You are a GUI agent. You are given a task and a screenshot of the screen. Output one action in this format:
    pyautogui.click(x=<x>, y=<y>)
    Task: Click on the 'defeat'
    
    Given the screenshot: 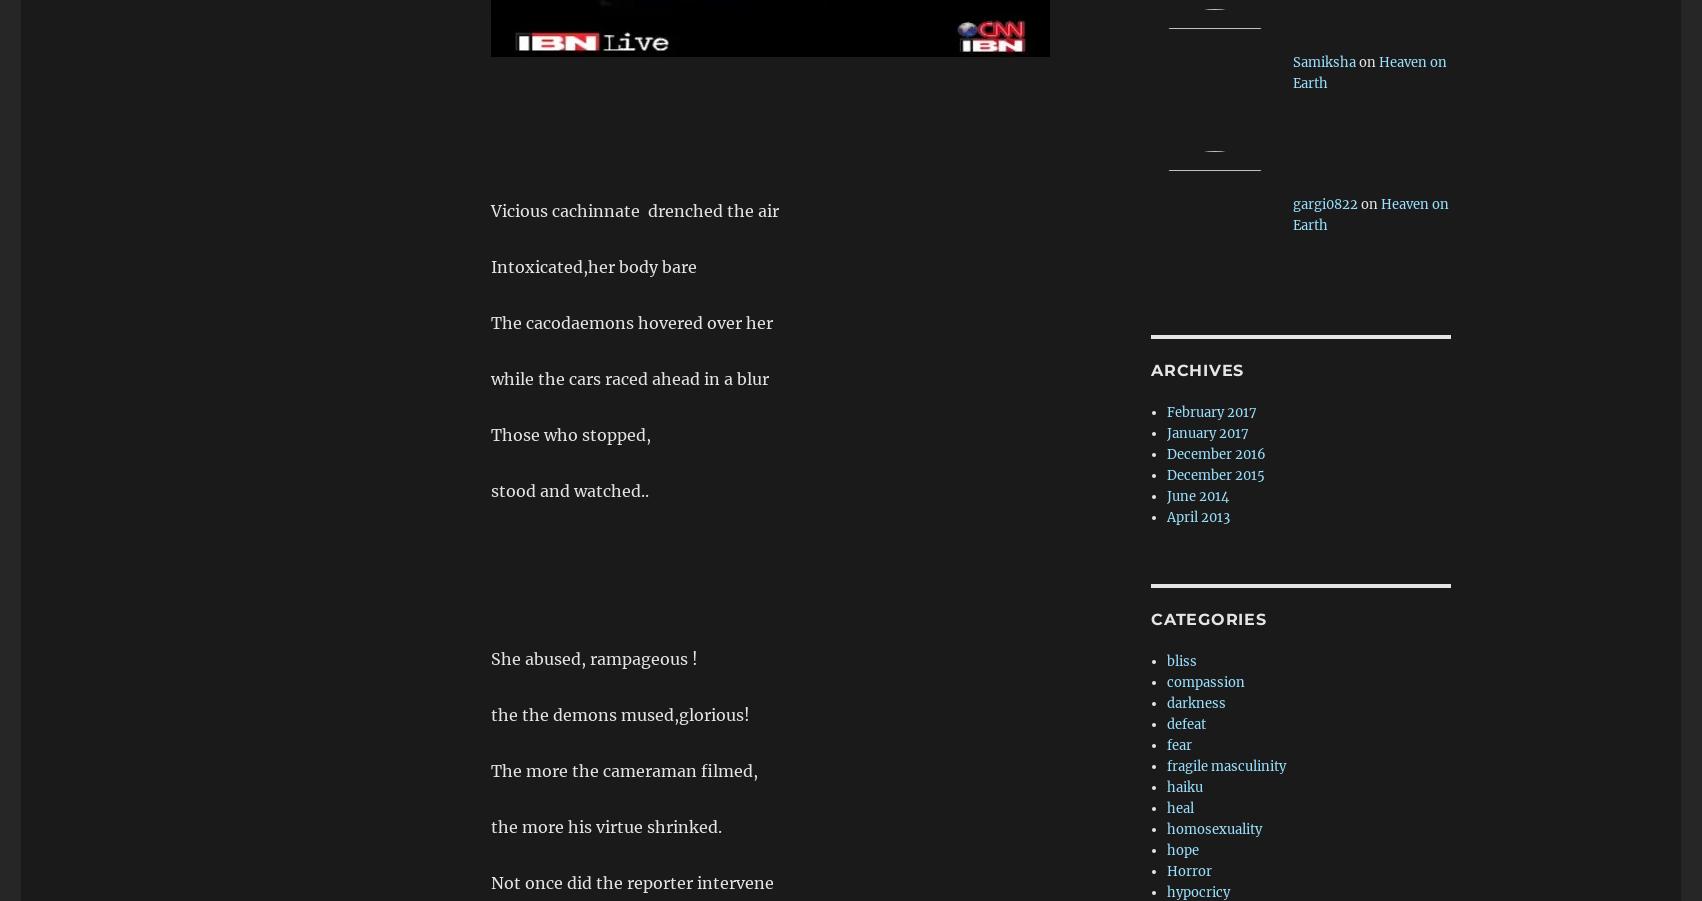 What is the action you would take?
    pyautogui.click(x=1186, y=723)
    